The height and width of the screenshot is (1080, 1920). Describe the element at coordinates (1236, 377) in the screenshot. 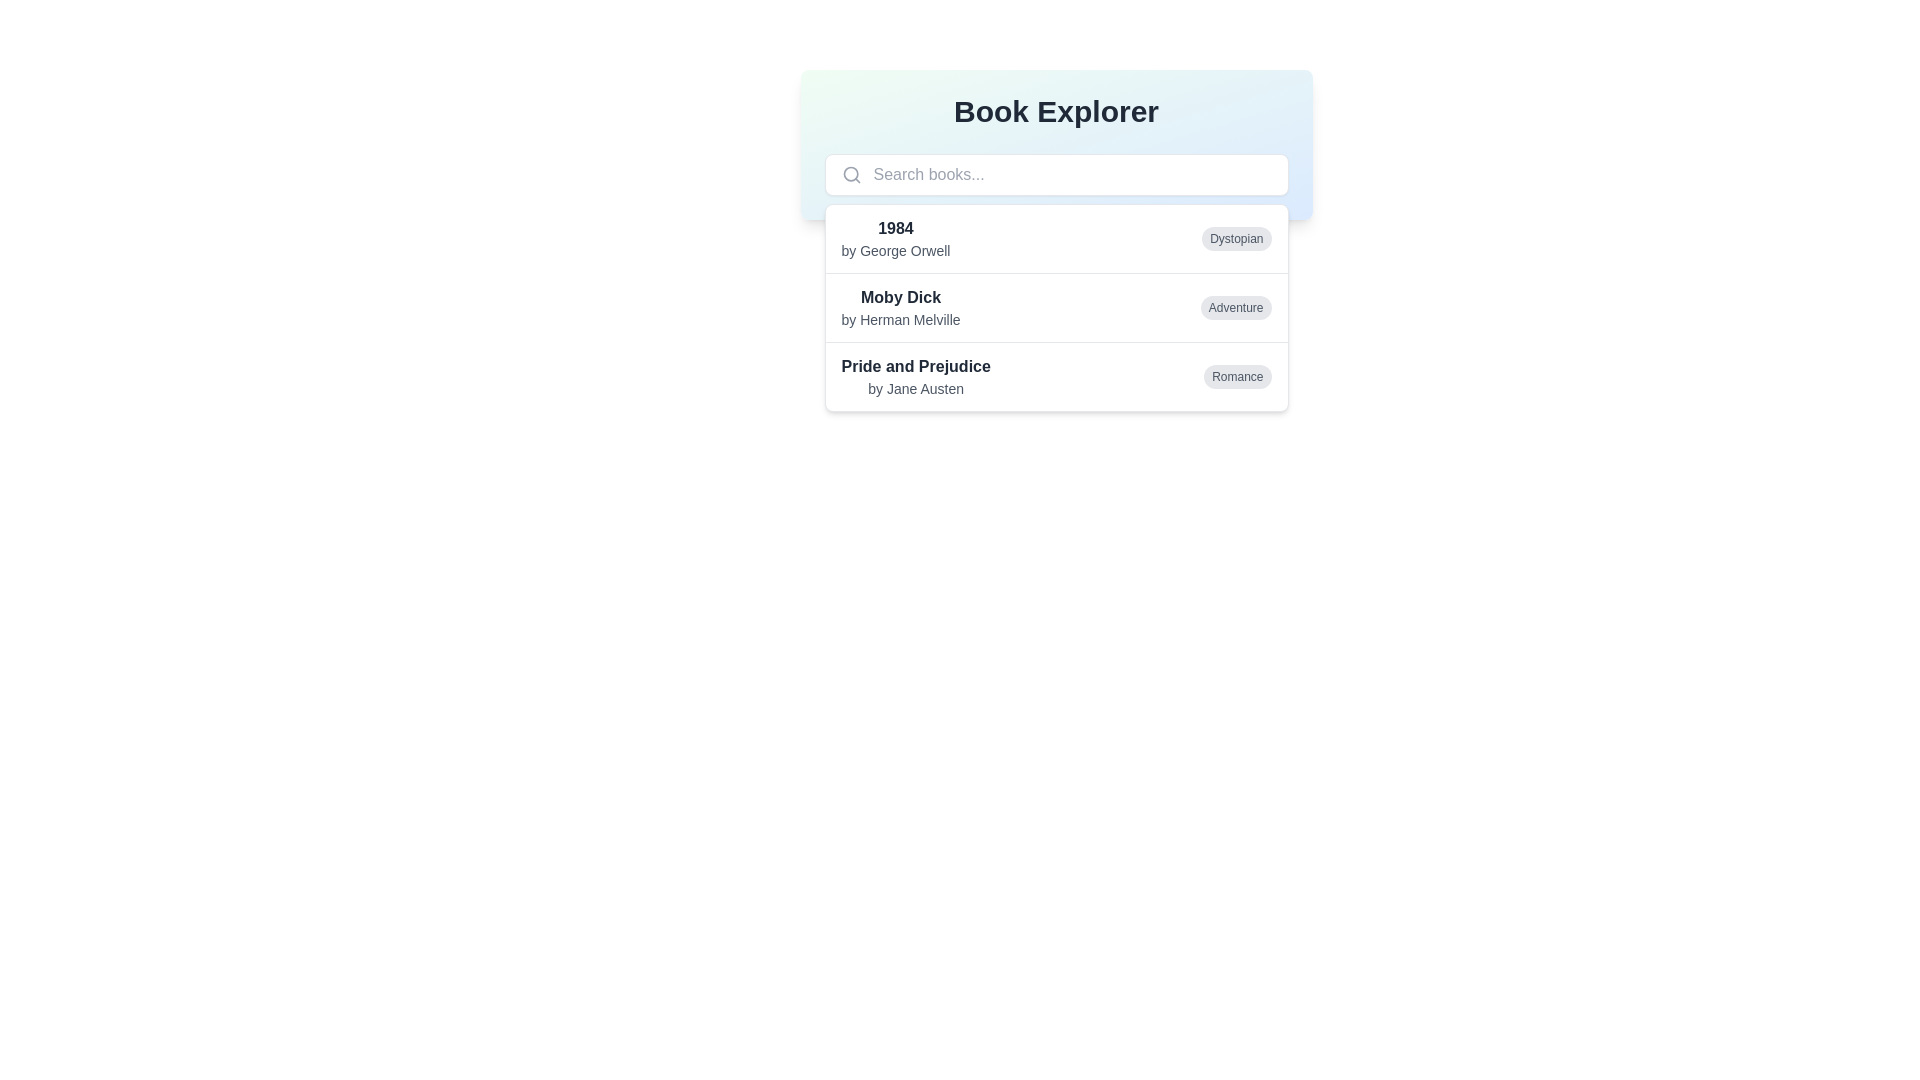

I see `the static label displaying 'Romance', which is a small rectangular badge with a light gray background and darker gray text, located at the far end of the row associated with 'Pride and Prejudice by Jane Austen'` at that location.